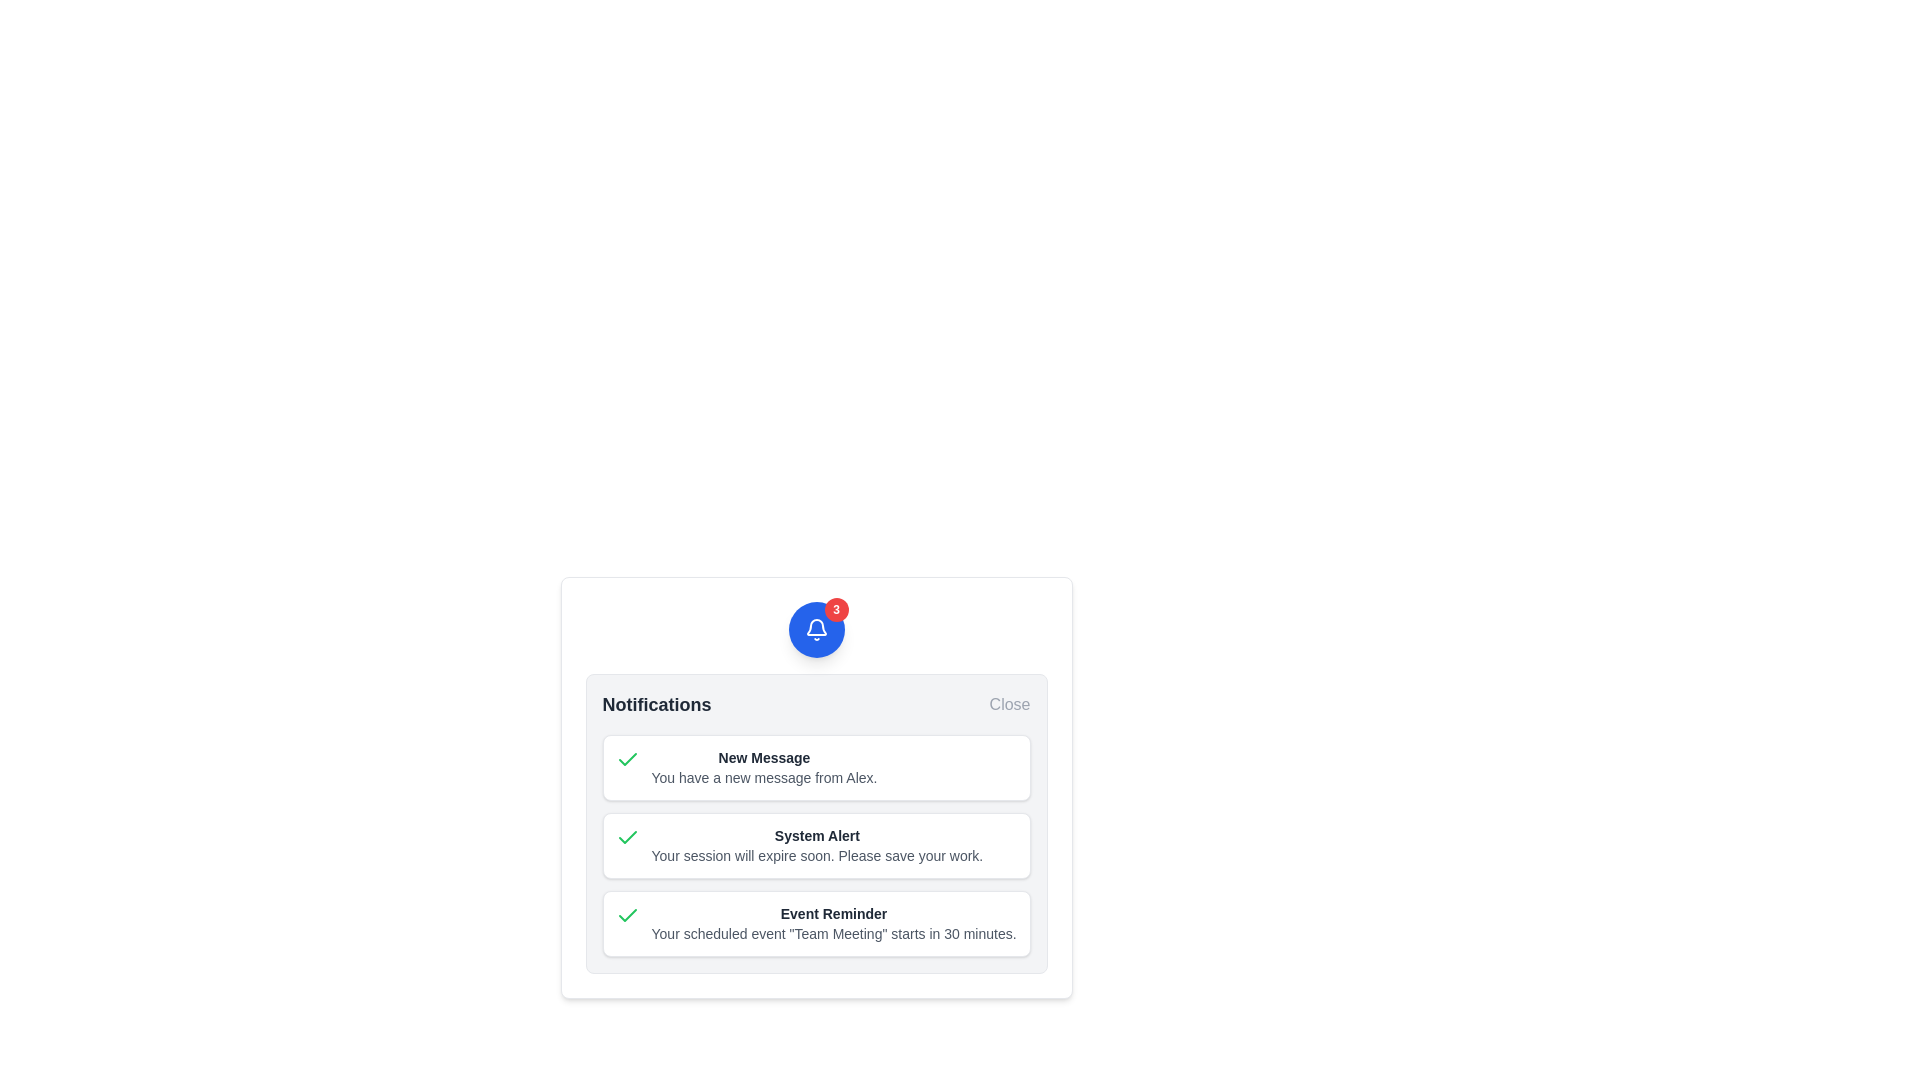 The height and width of the screenshot is (1080, 1920). Describe the element at coordinates (816, 766) in the screenshot. I see `the Notification Card that notifies the user about a new message from 'Alex', which is the first of three notification cards in the notification panel` at that location.